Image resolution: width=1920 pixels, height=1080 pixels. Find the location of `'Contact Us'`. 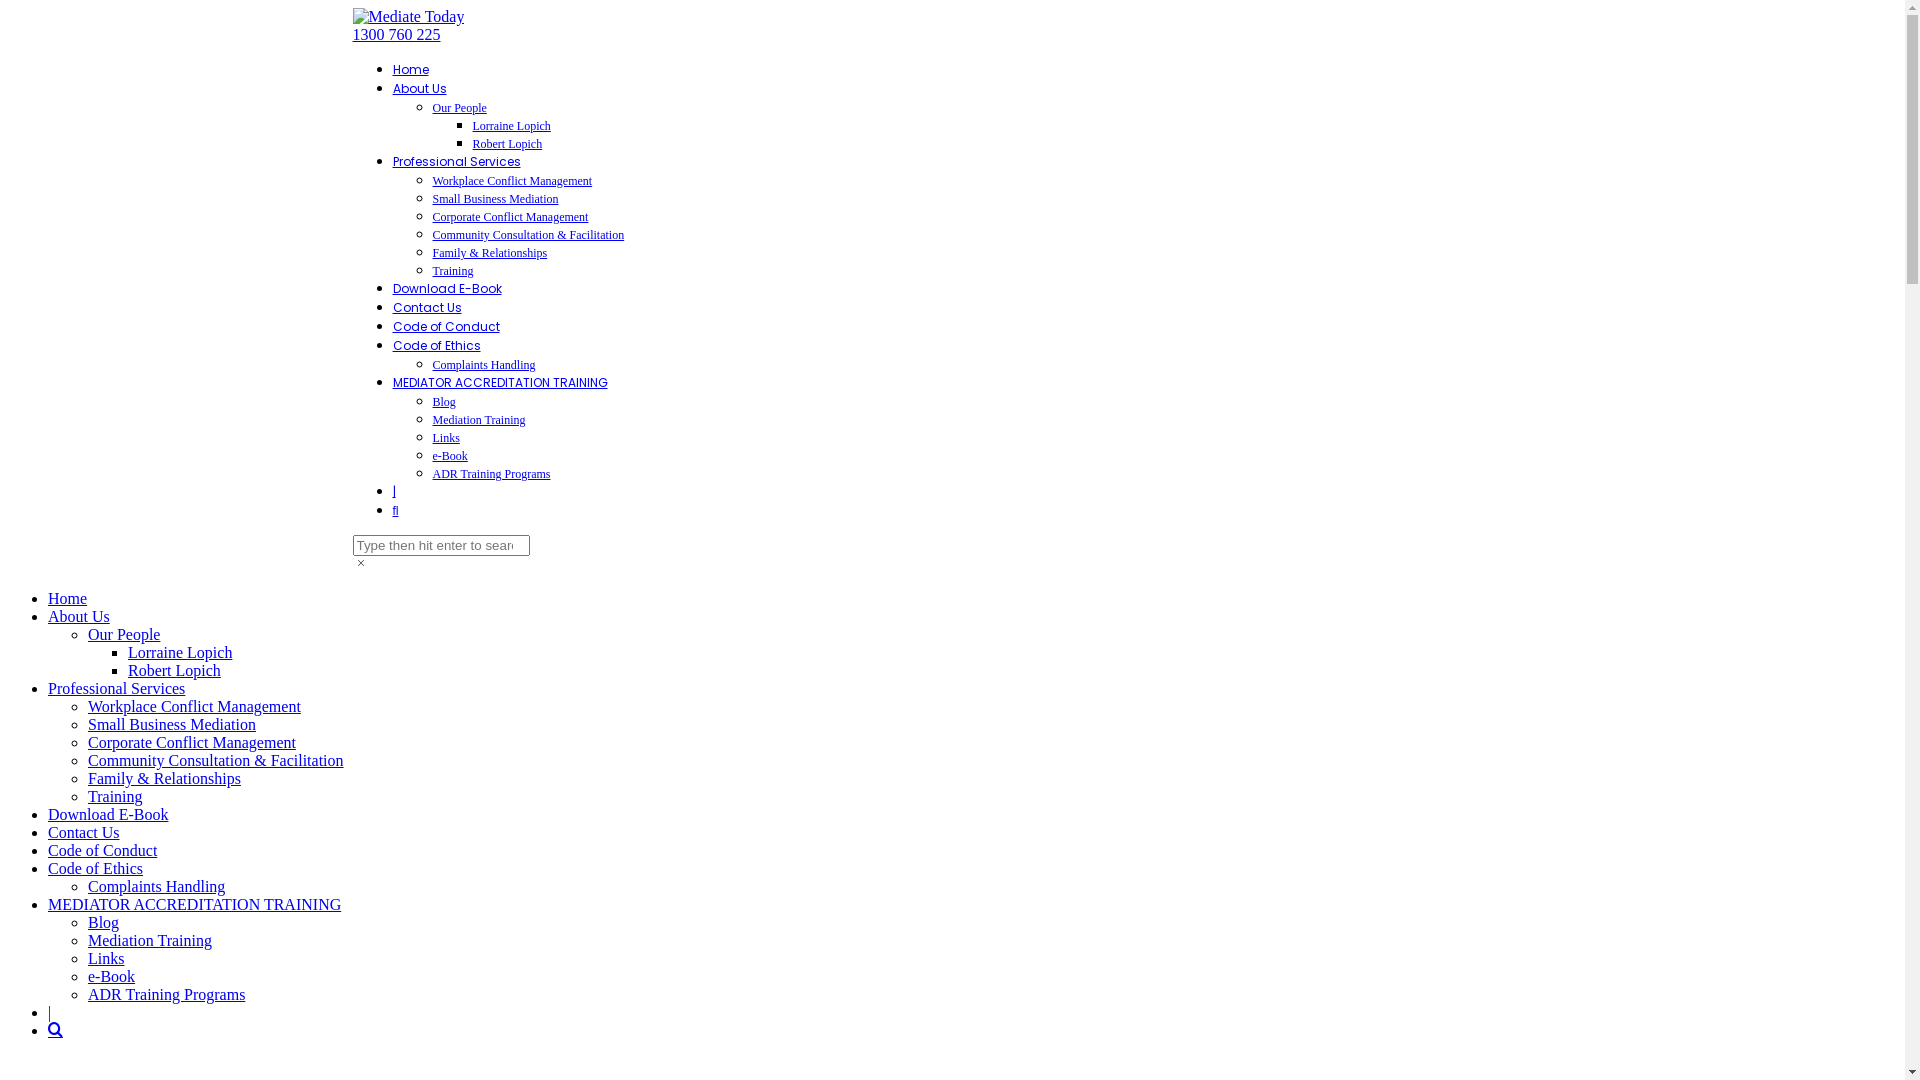

'Contact Us' is located at coordinates (48, 832).